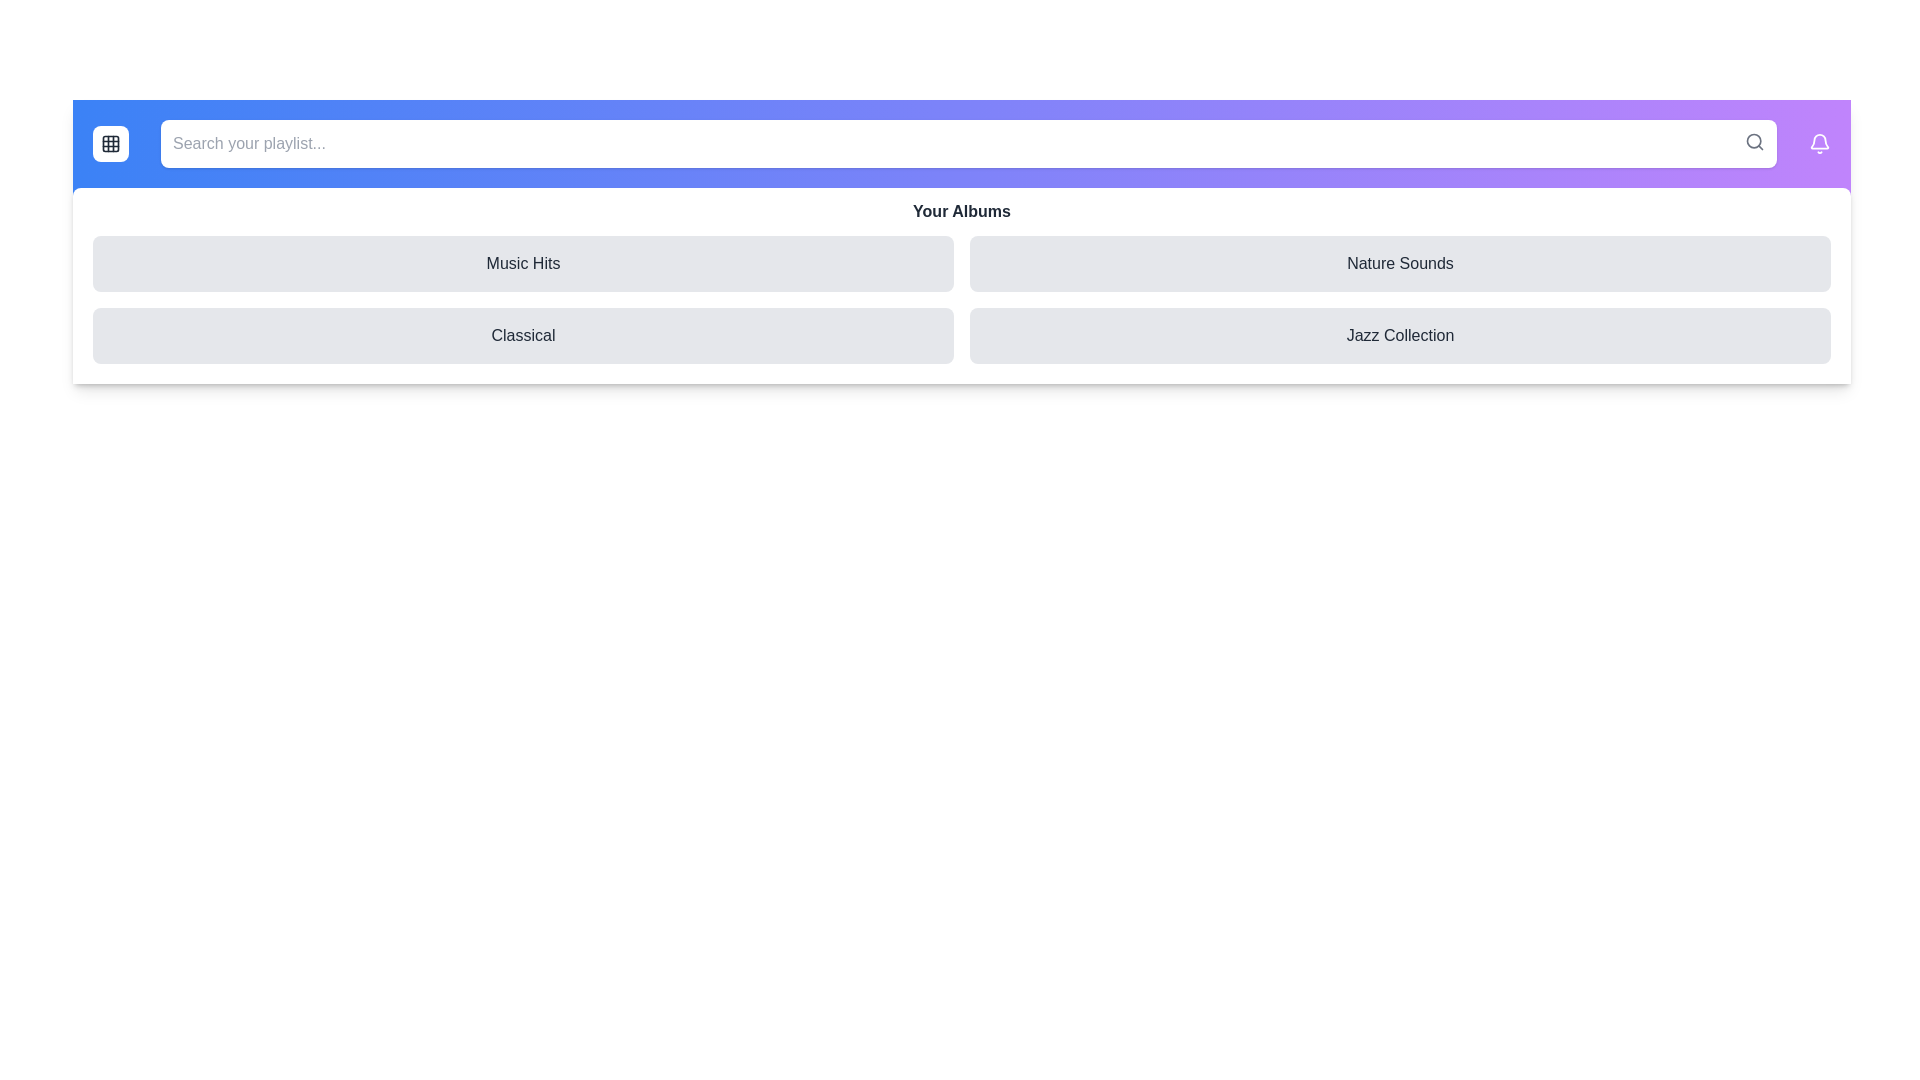 The image size is (1920, 1080). Describe the element at coordinates (523, 262) in the screenshot. I see `the album item Music Hits from the menu` at that location.